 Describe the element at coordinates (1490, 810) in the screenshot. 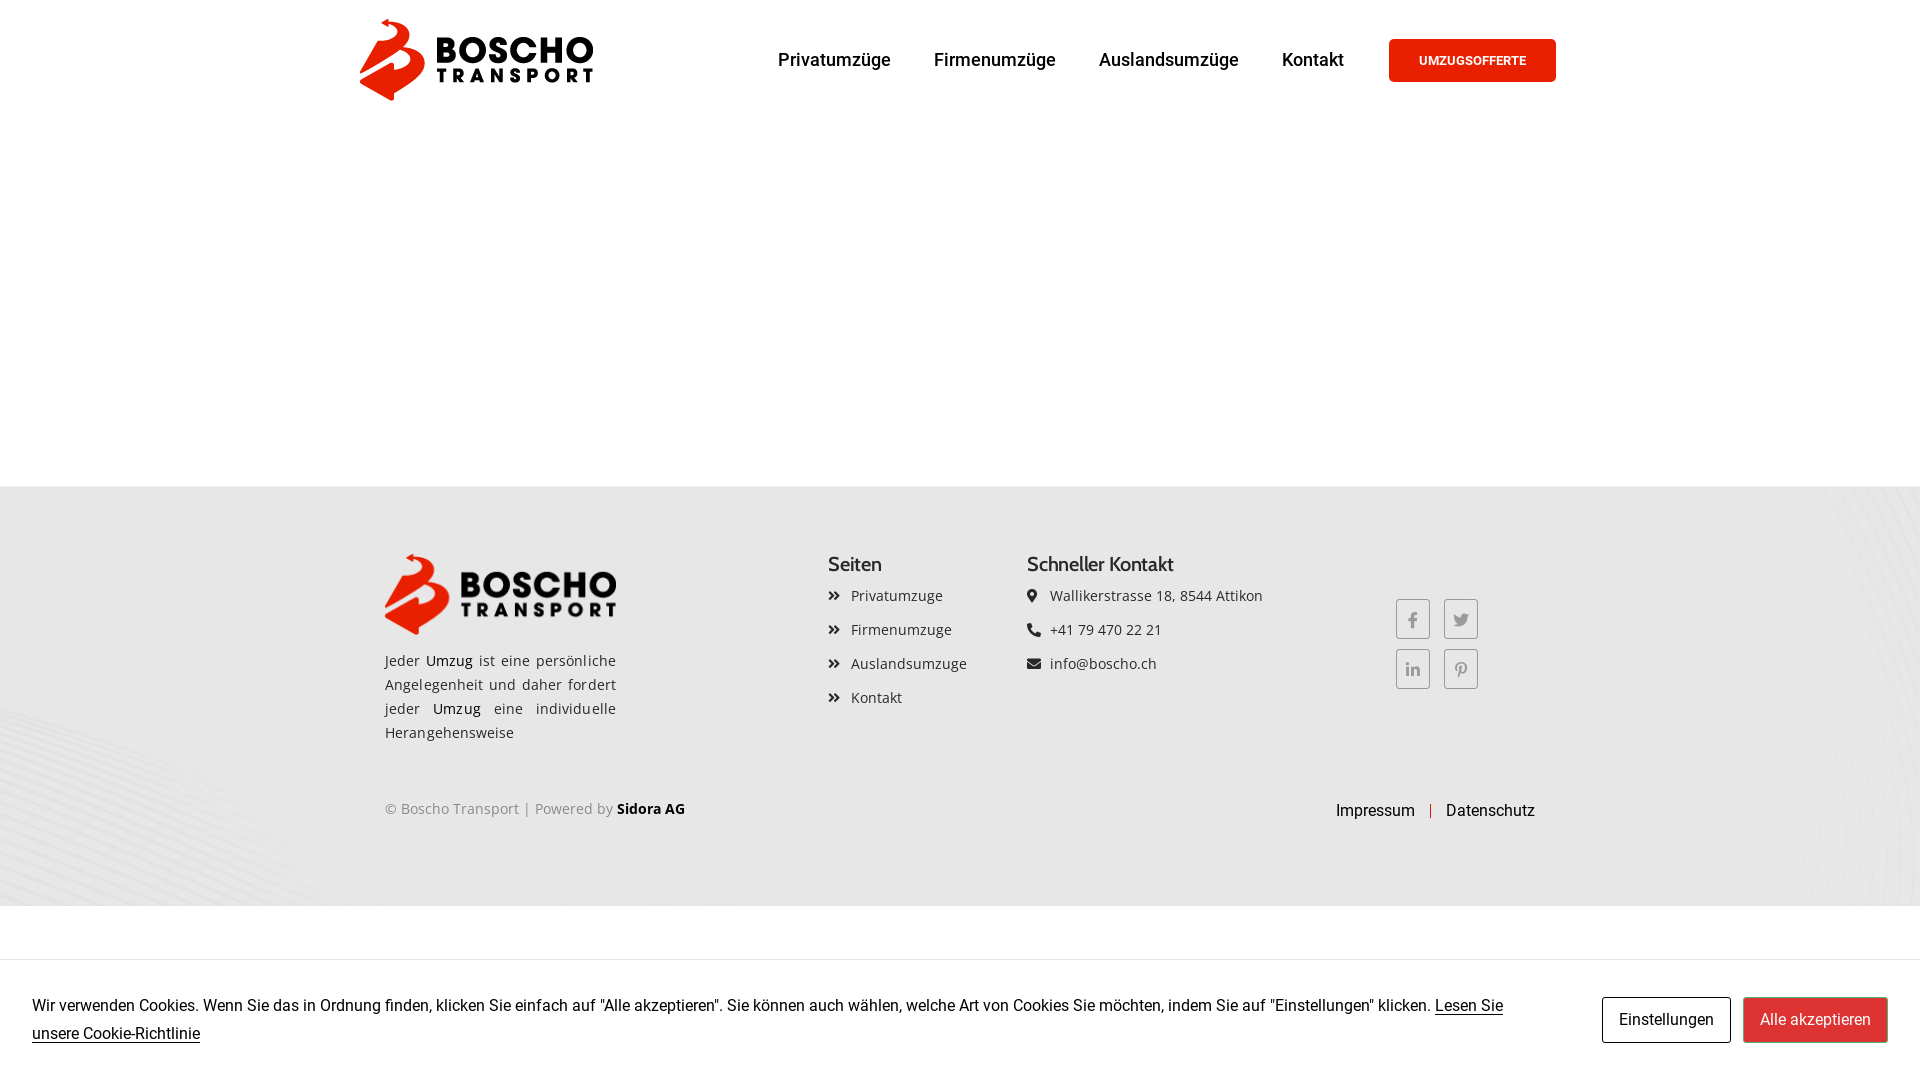

I see `'Datenschutz'` at that location.